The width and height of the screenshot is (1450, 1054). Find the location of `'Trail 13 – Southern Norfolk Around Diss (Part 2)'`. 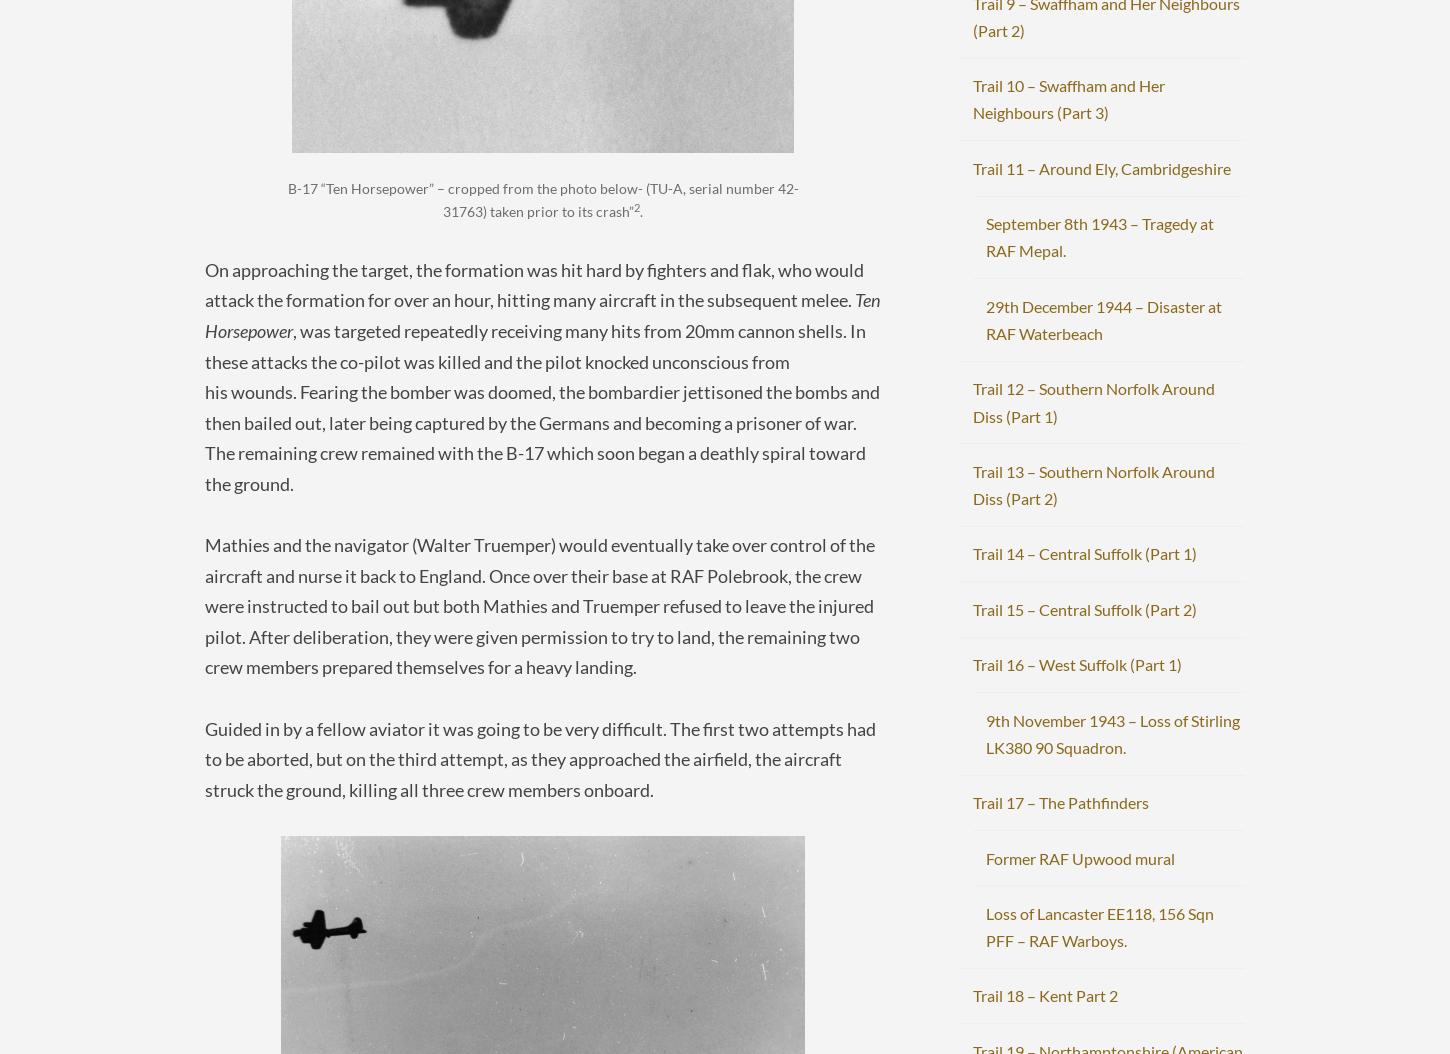

'Trail 13 – Southern Norfolk Around Diss (Part 2)' is located at coordinates (1092, 483).